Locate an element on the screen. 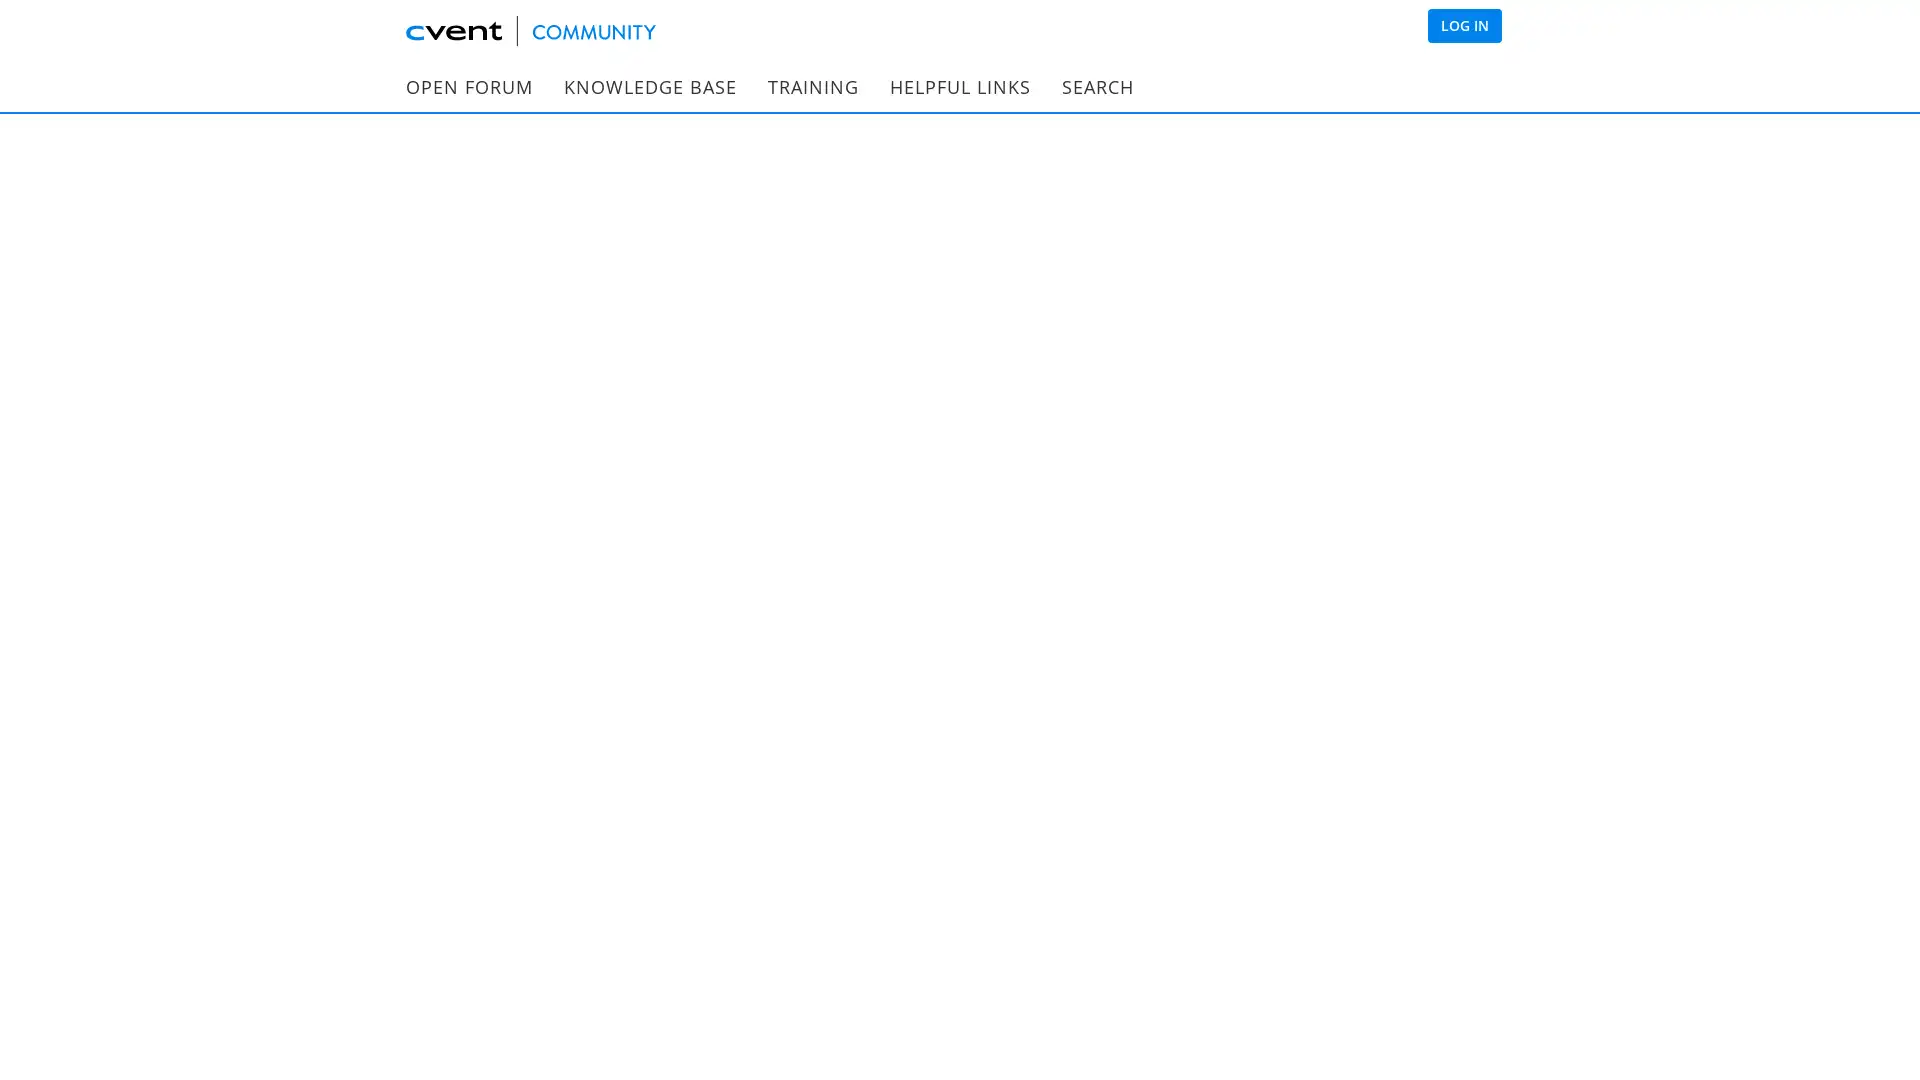 This screenshot has height=1080, width=1920. Search is located at coordinates (1362, 163).